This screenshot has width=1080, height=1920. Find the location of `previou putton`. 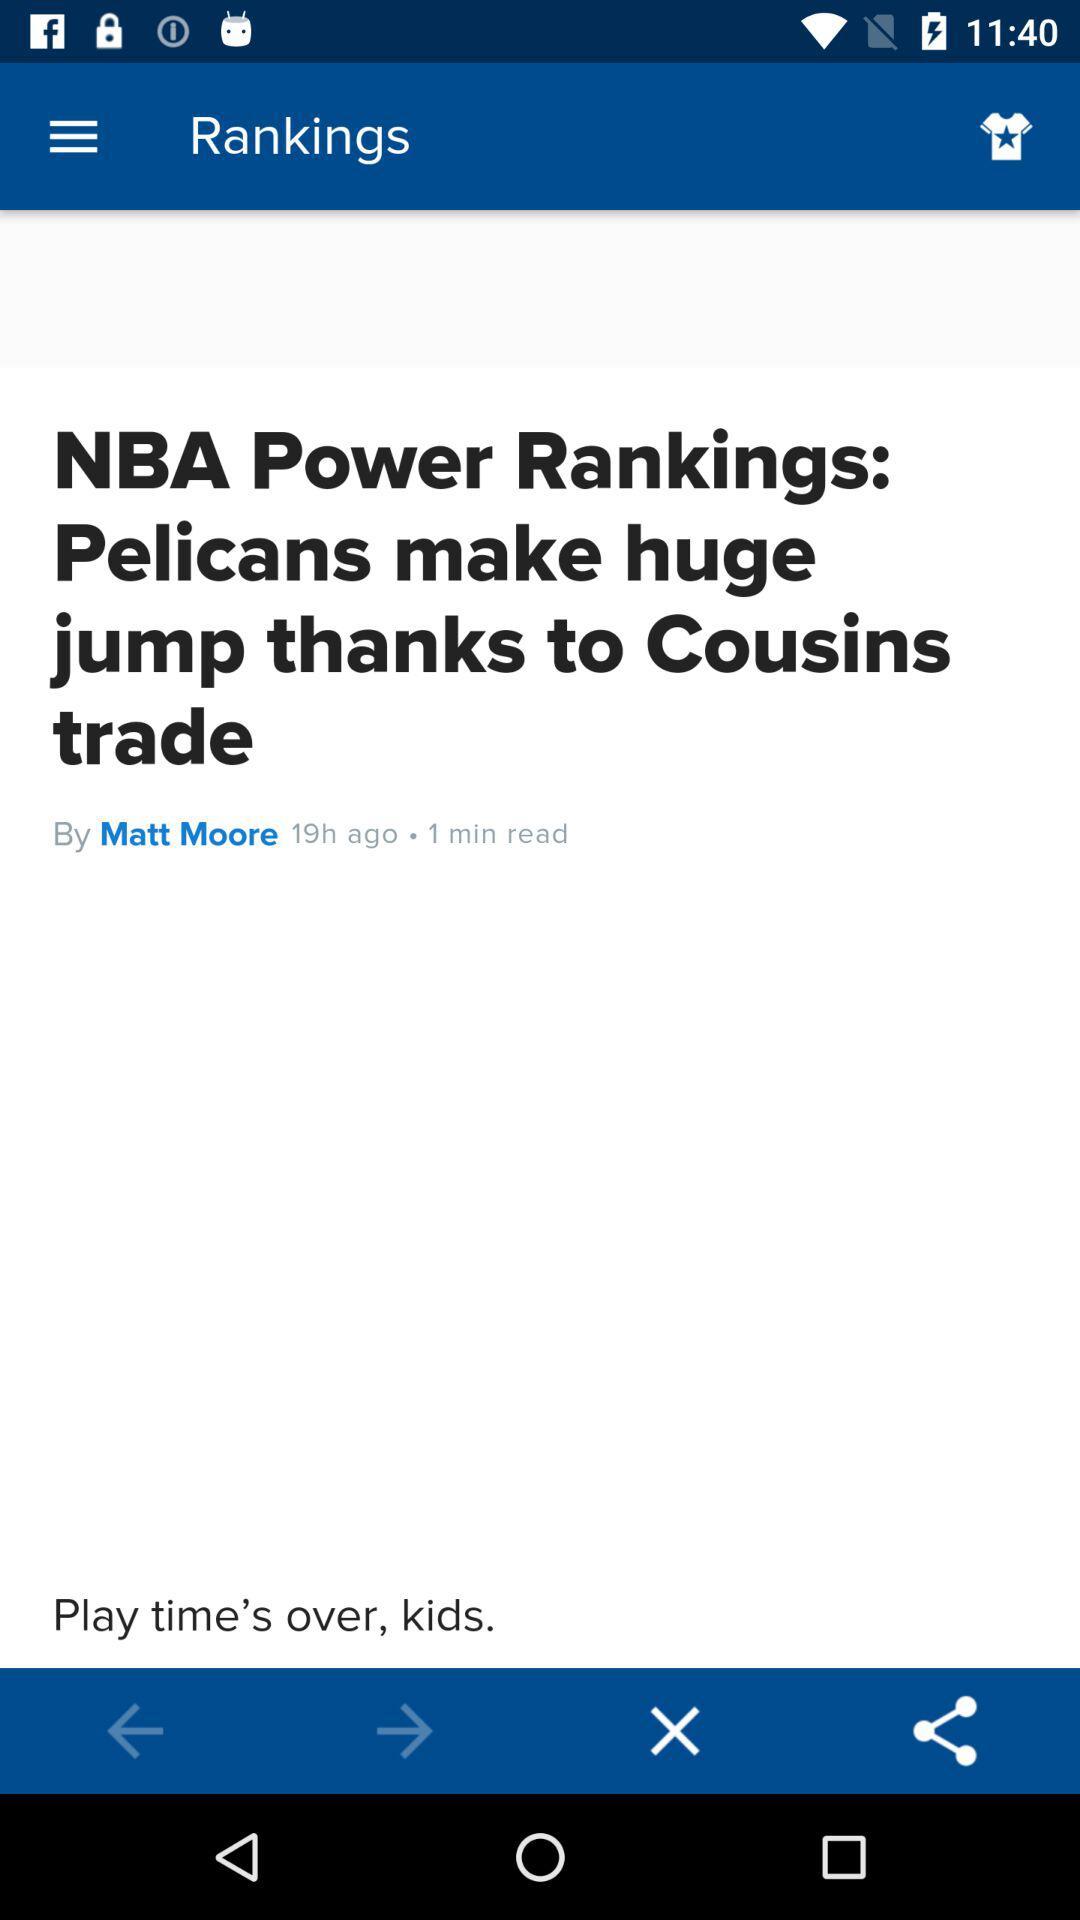

previou putton is located at coordinates (405, 1730).